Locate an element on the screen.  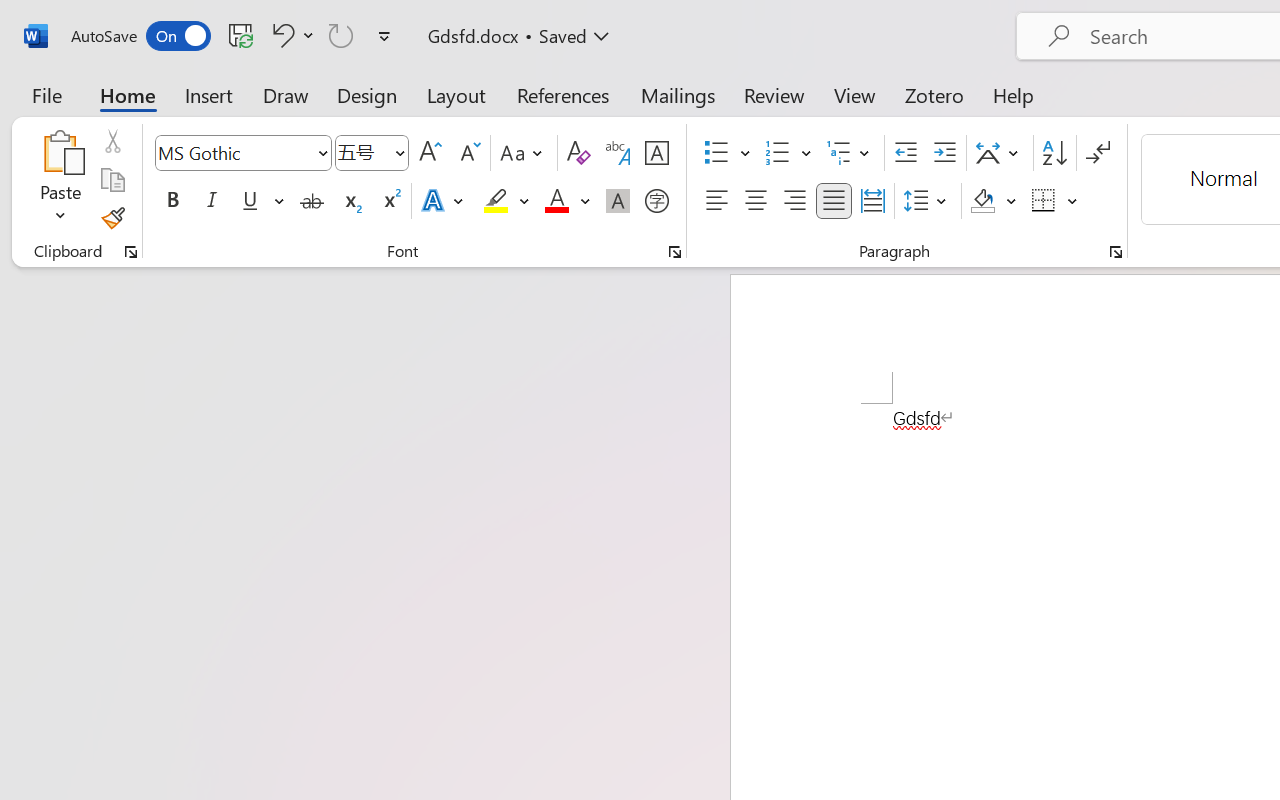
'Distributed' is located at coordinates (872, 201).